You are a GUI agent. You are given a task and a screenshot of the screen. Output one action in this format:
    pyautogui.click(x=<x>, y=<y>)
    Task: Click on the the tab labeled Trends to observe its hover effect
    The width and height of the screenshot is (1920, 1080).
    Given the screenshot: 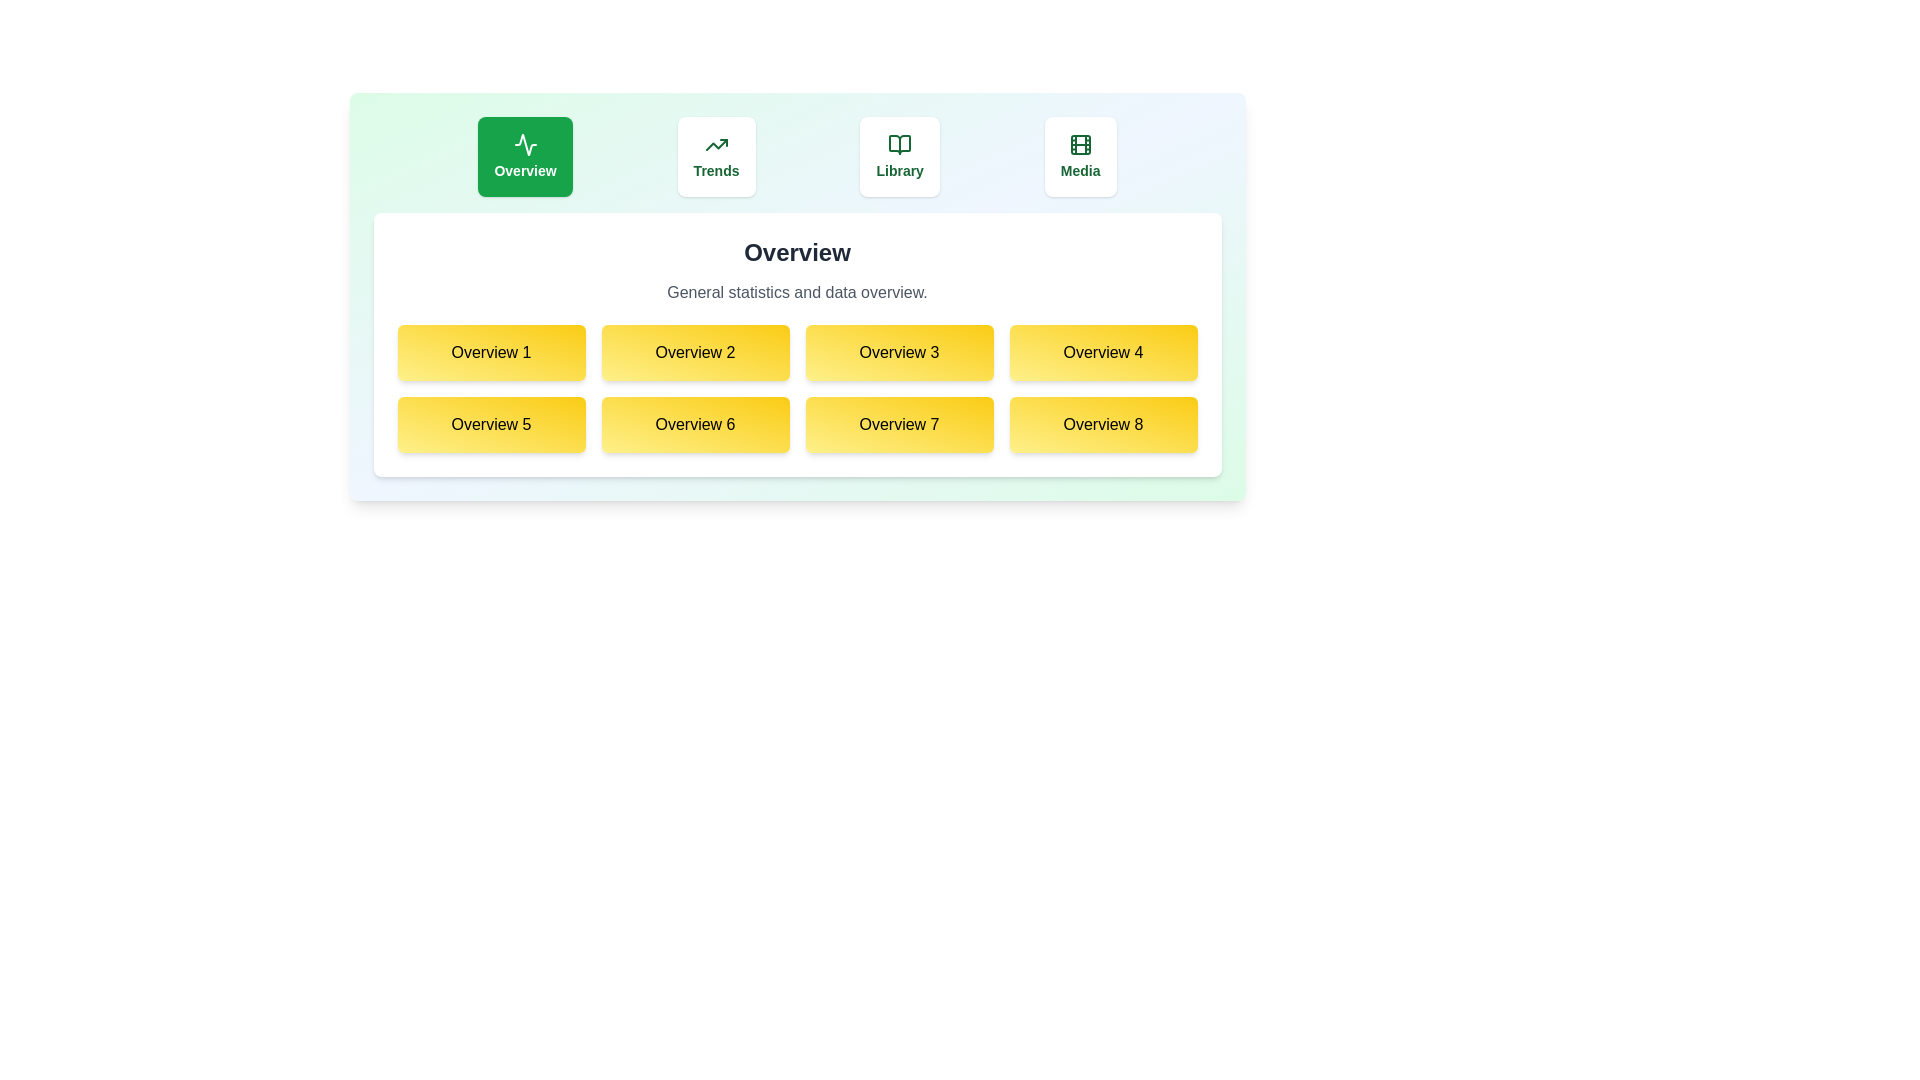 What is the action you would take?
    pyautogui.click(x=716, y=156)
    